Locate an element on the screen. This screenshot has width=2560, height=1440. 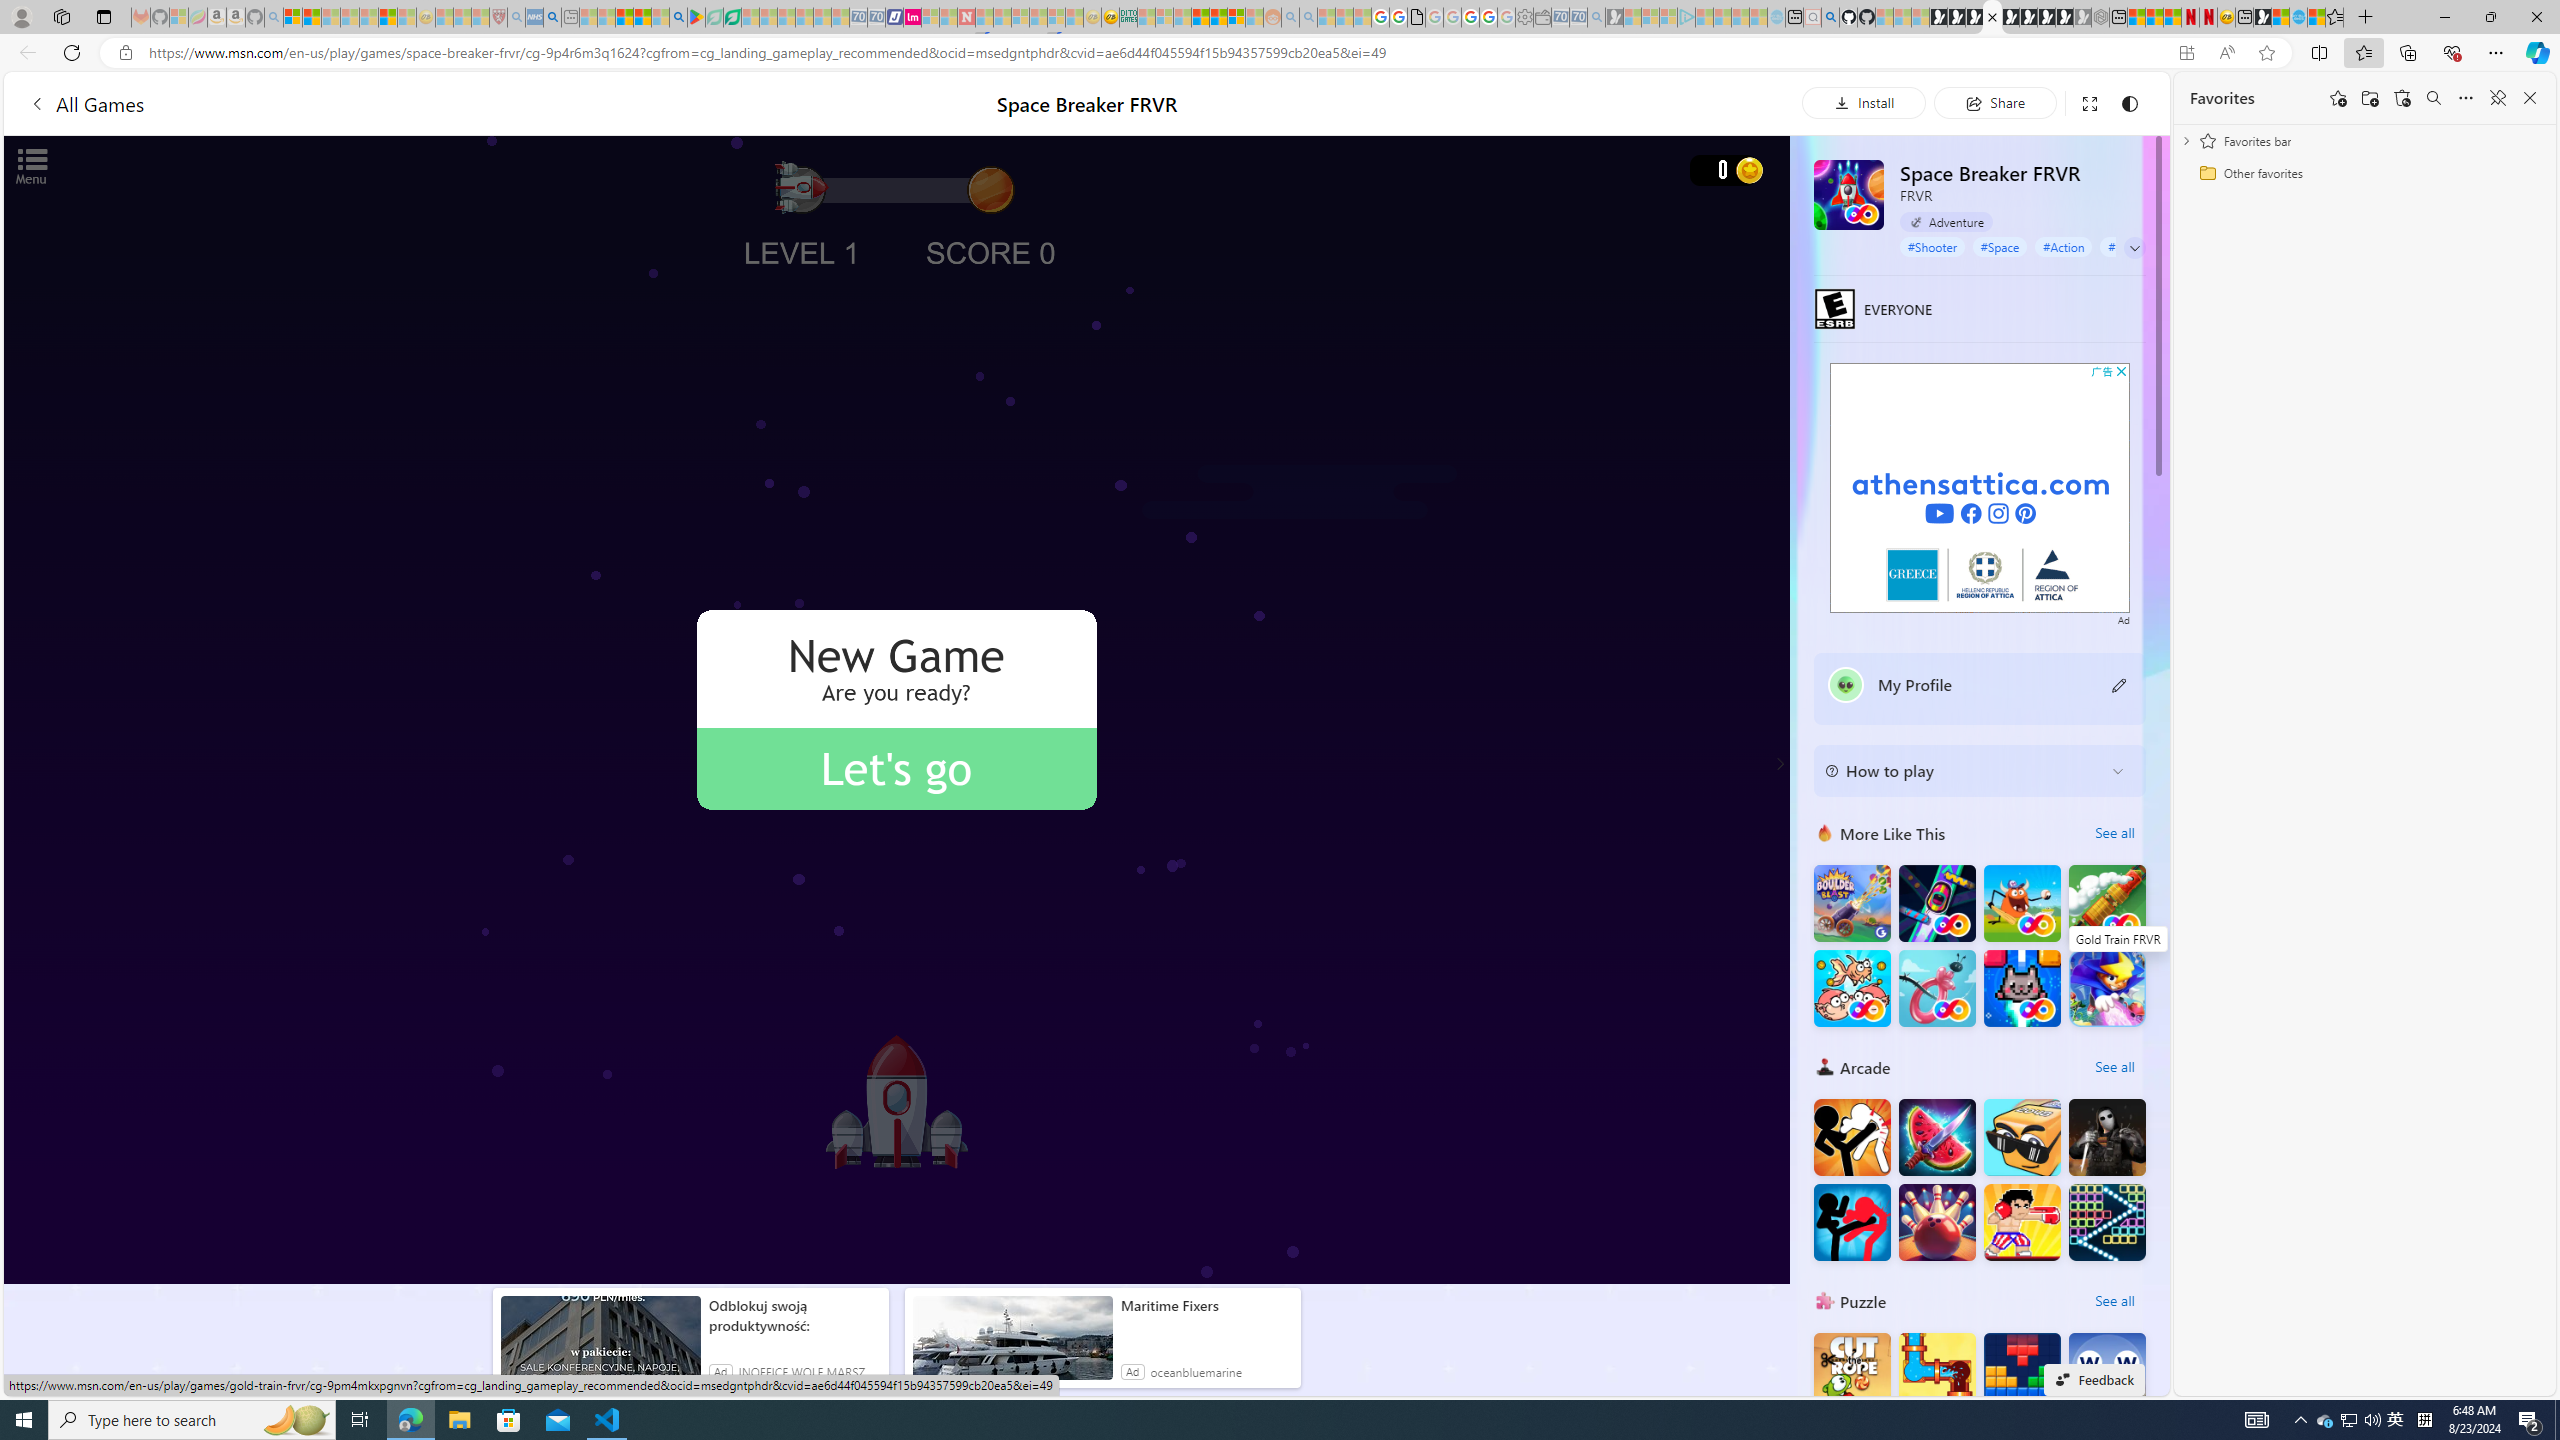
'github - Search' is located at coordinates (1830, 16).